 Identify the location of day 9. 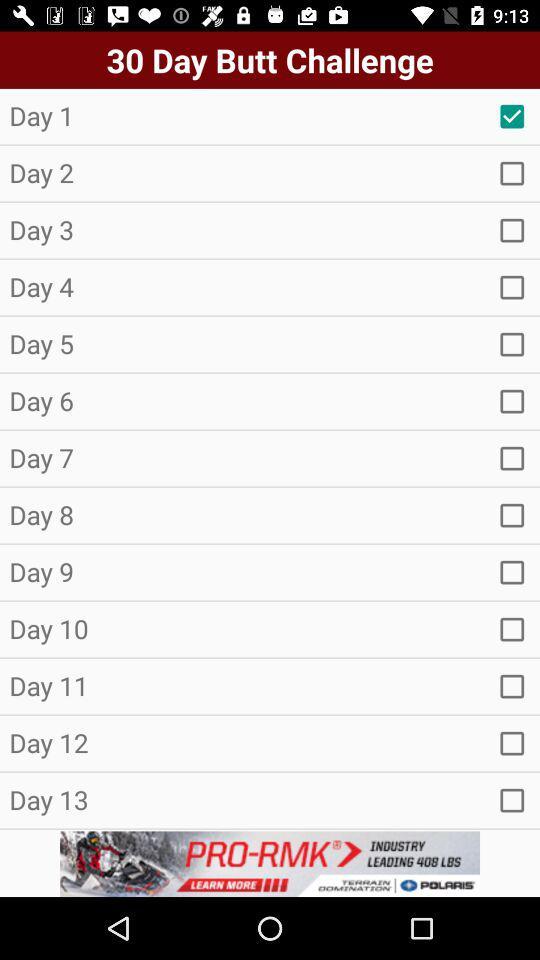
(512, 572).